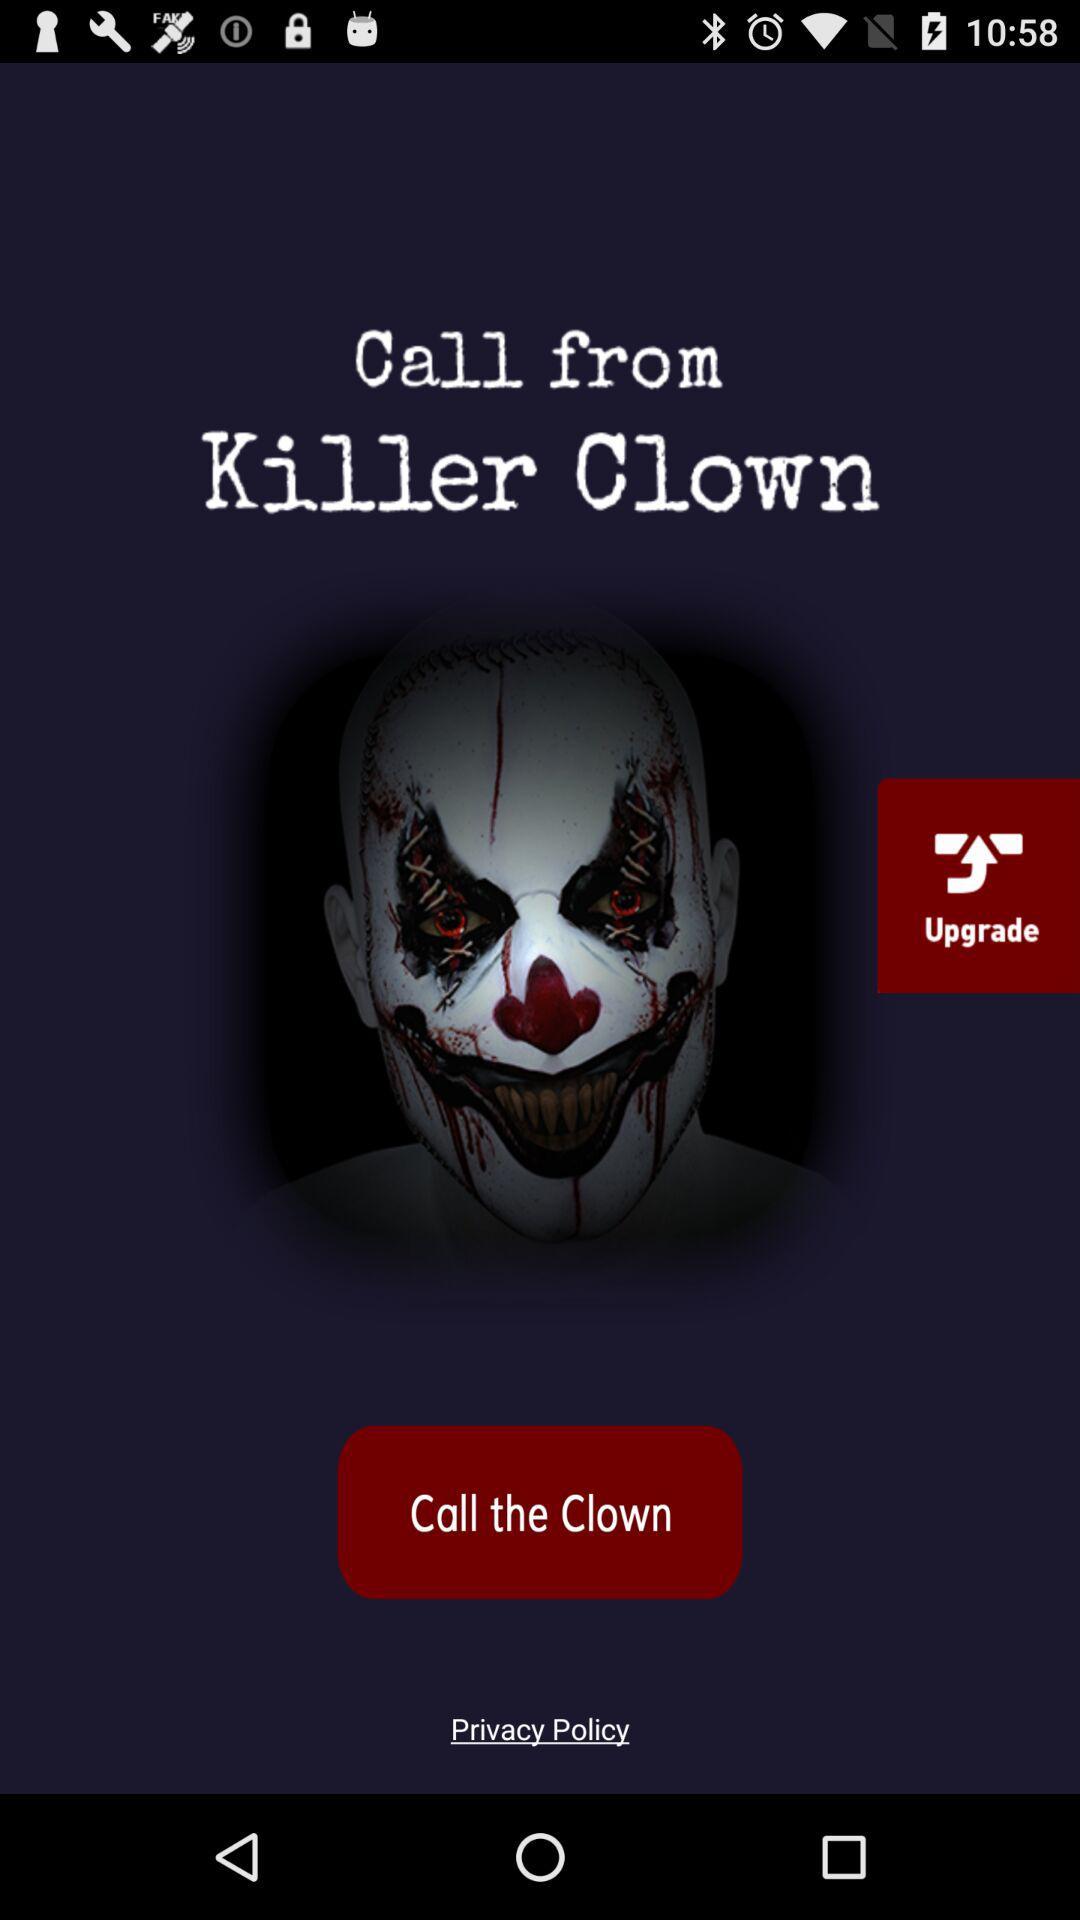  I want to click on call, so click(540, 1512).